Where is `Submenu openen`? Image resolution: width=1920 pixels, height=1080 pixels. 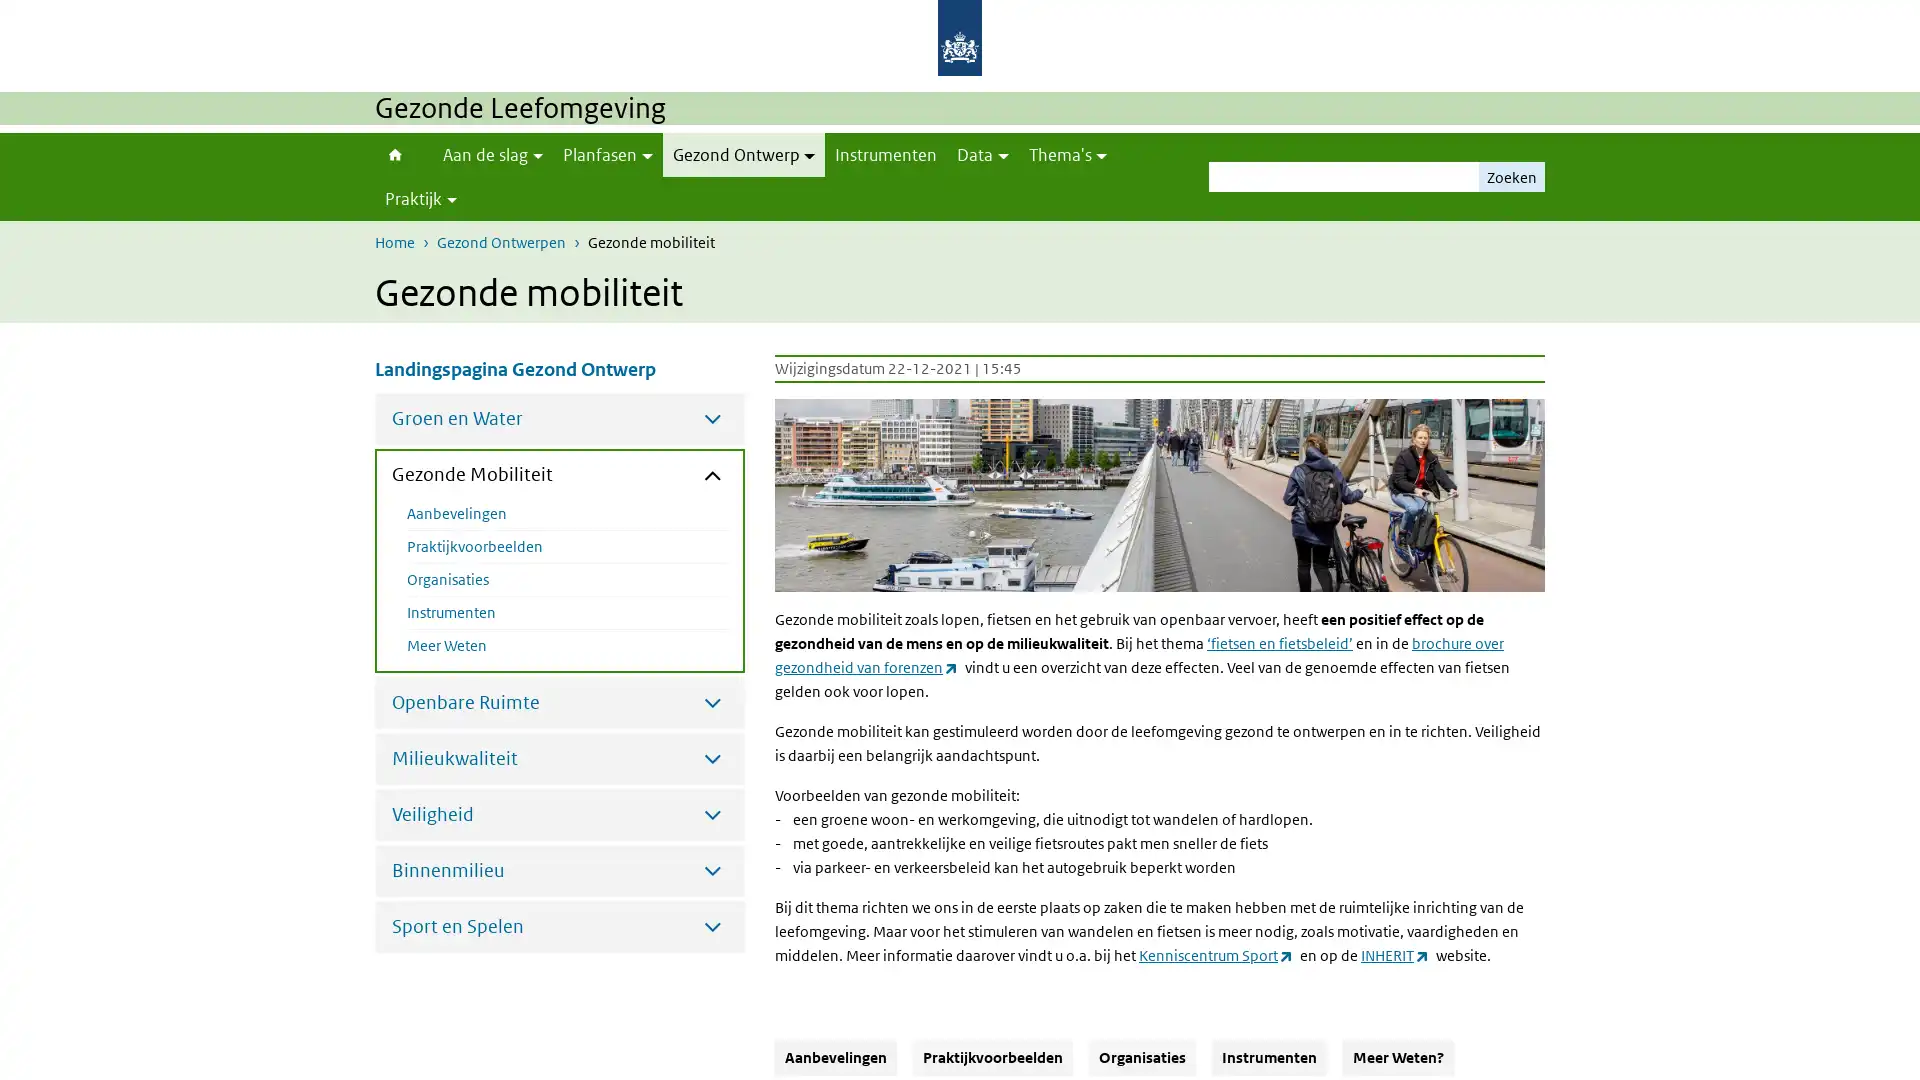 Submenu openen is located at coordinates (713, 869).